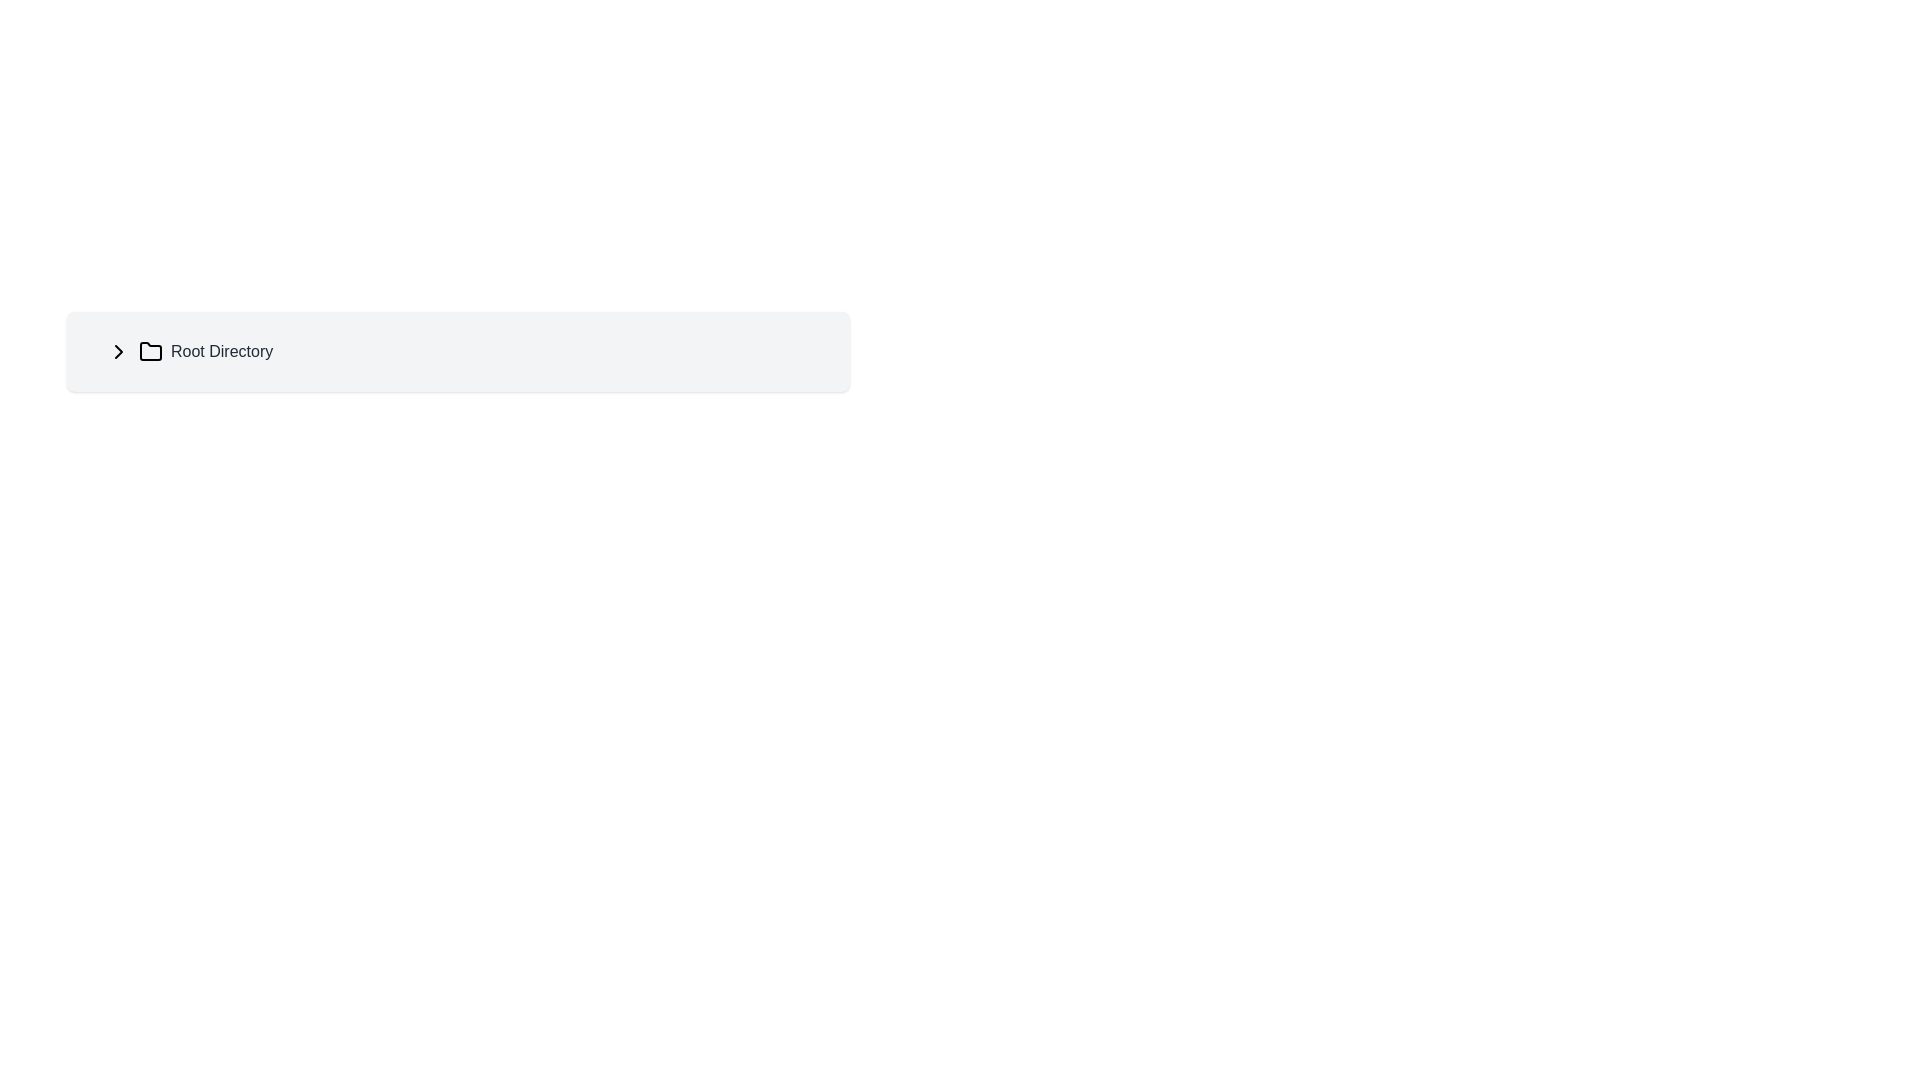 This screenshot has width=1920, height=1080. What do you see at coordinates (118, 350) in the screenshot?
I see `the chevron icon located to the left of the 'Root Directory' text label` at bounding box center [118, 350].